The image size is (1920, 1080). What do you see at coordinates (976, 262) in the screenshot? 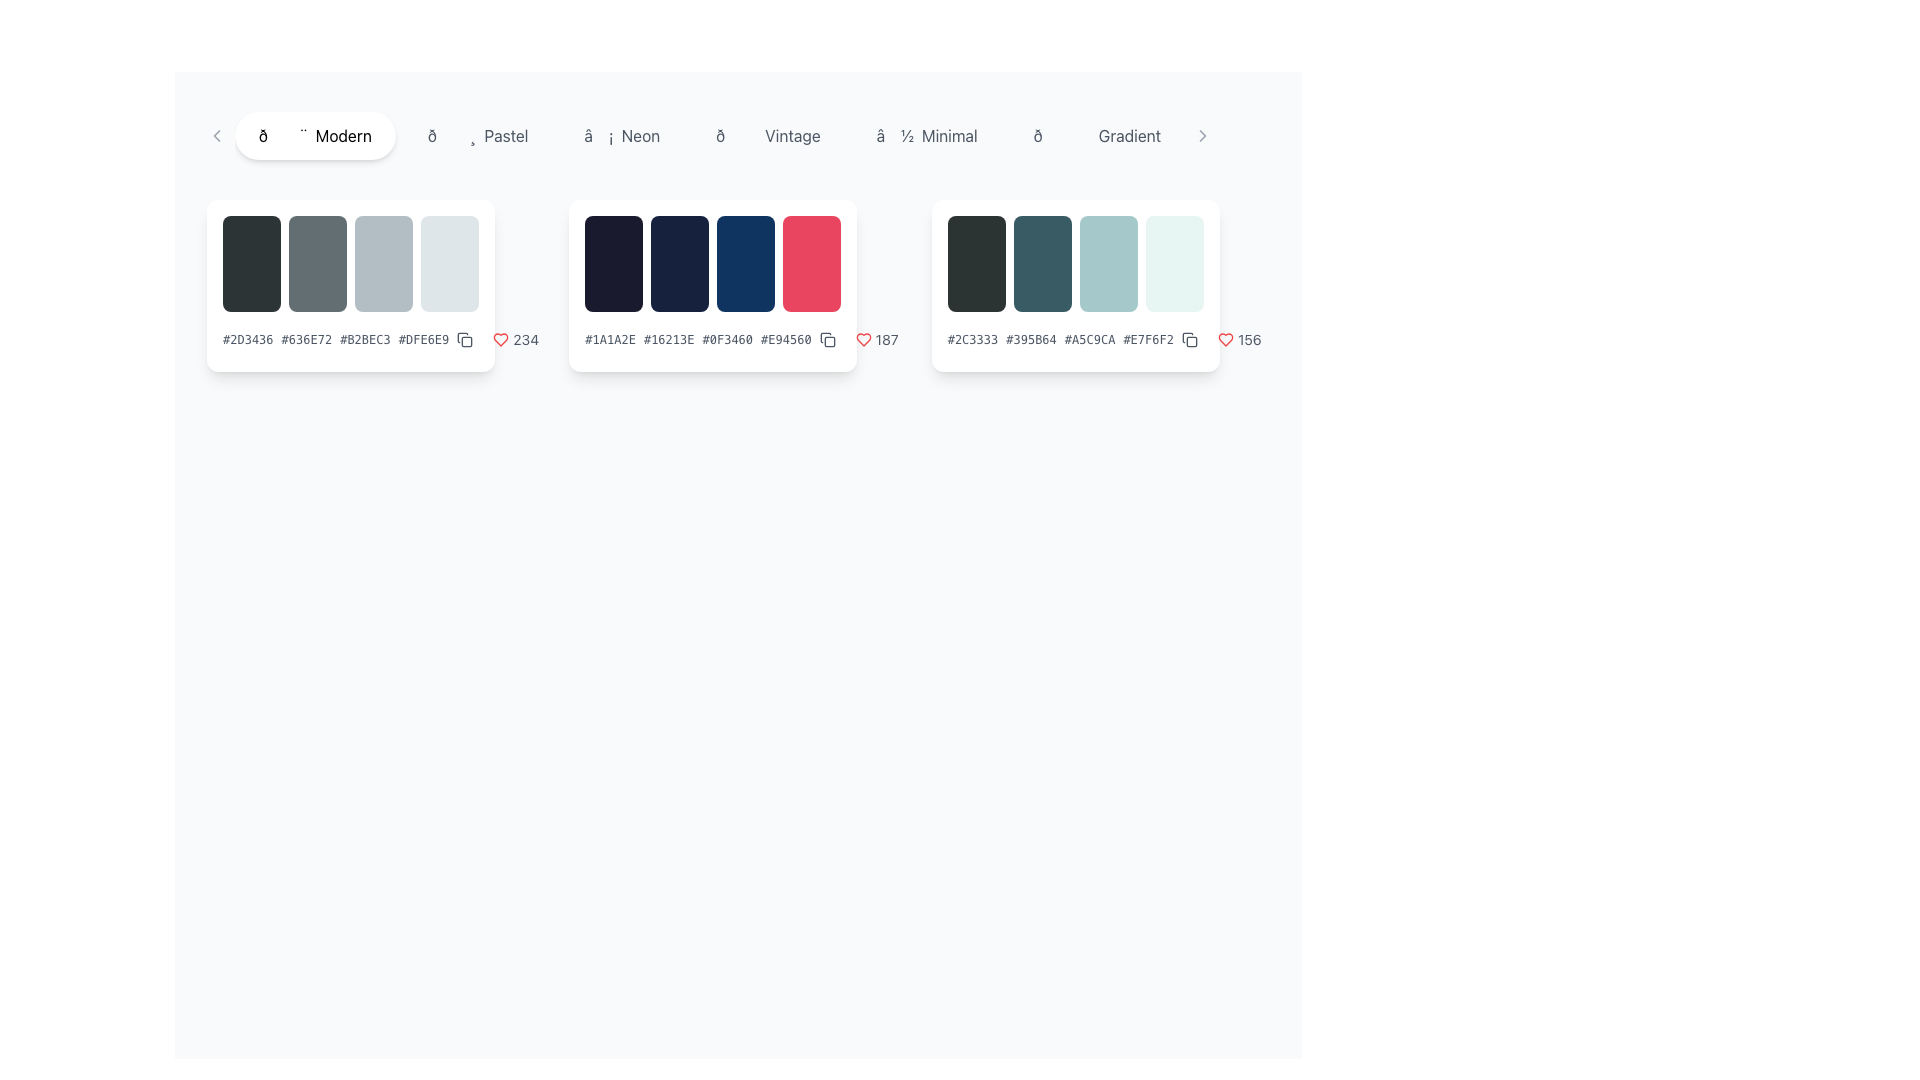
I see `the first colored block in the color palette component, located in the right-middle region of the interface` at bounding box center [976, 262].